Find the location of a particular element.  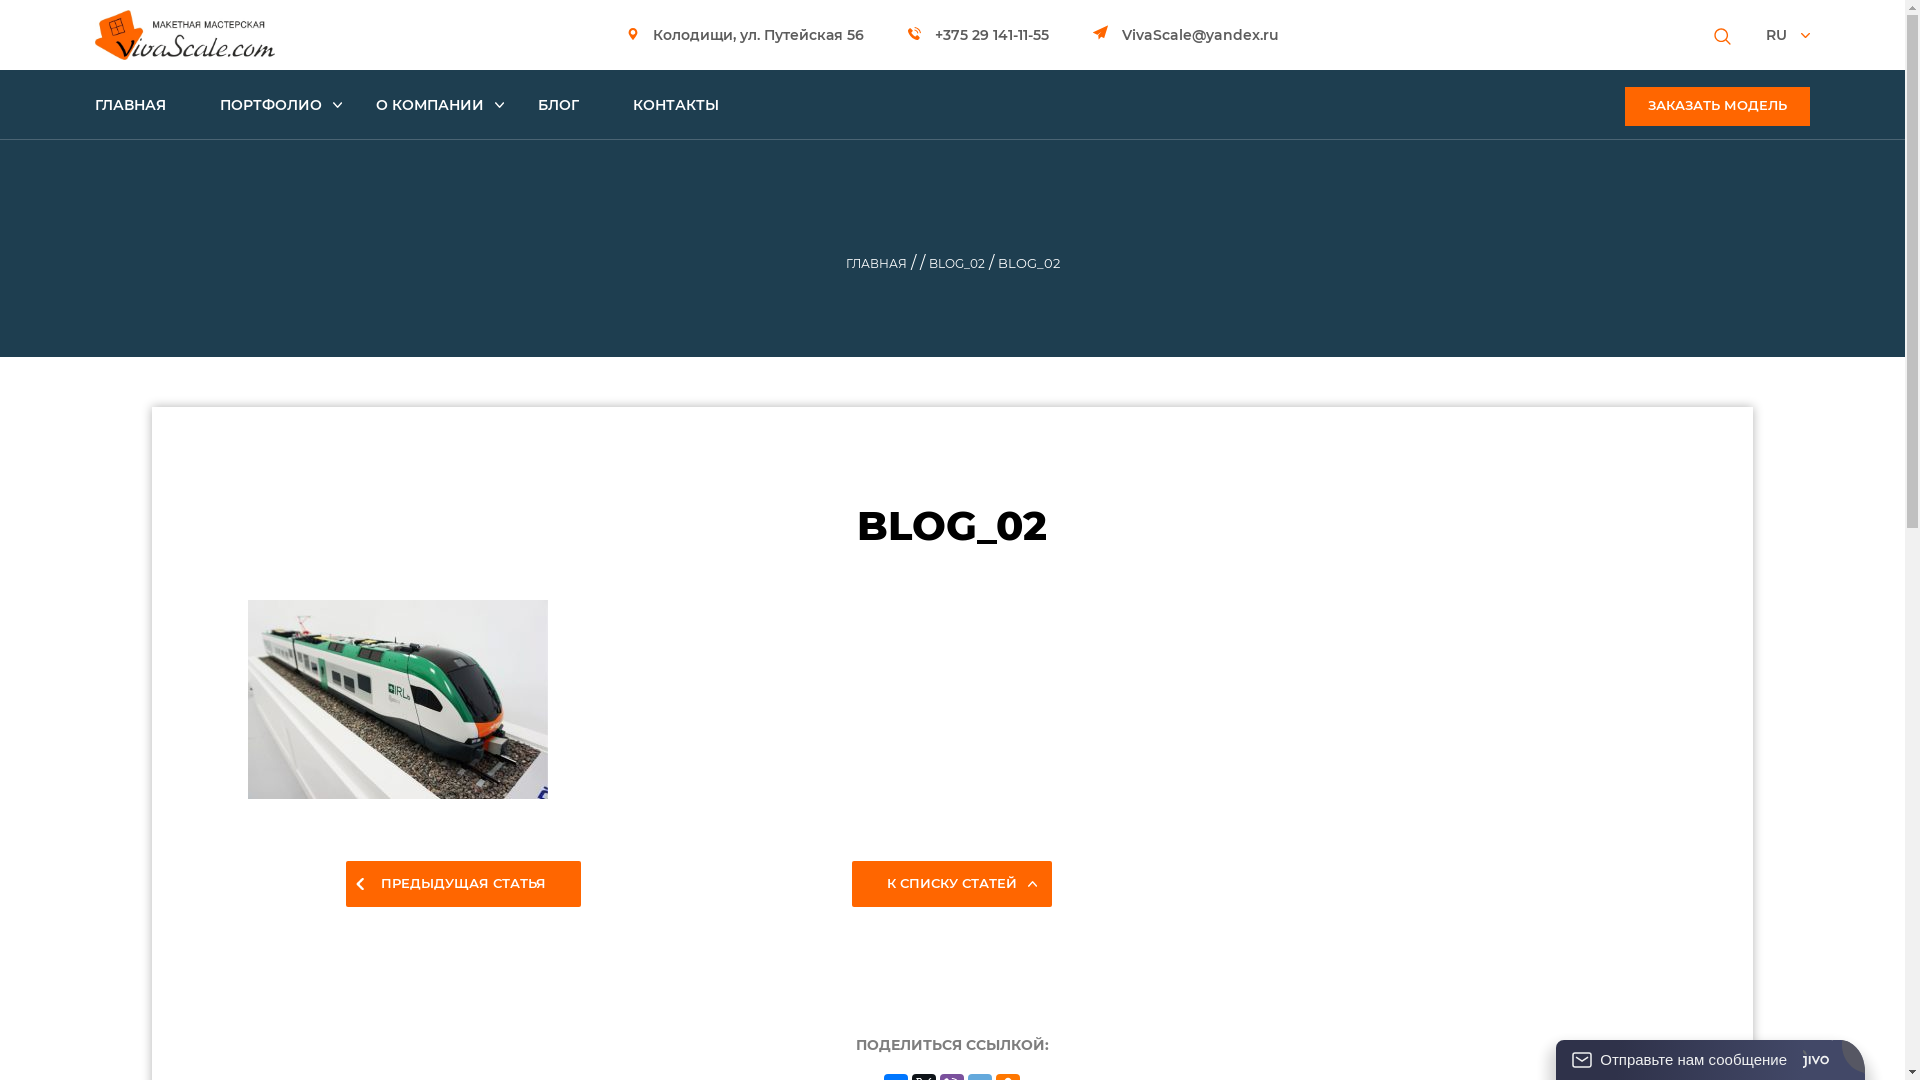

'VivaScale@yandex.ru' is located at coordinates (1185, 34).